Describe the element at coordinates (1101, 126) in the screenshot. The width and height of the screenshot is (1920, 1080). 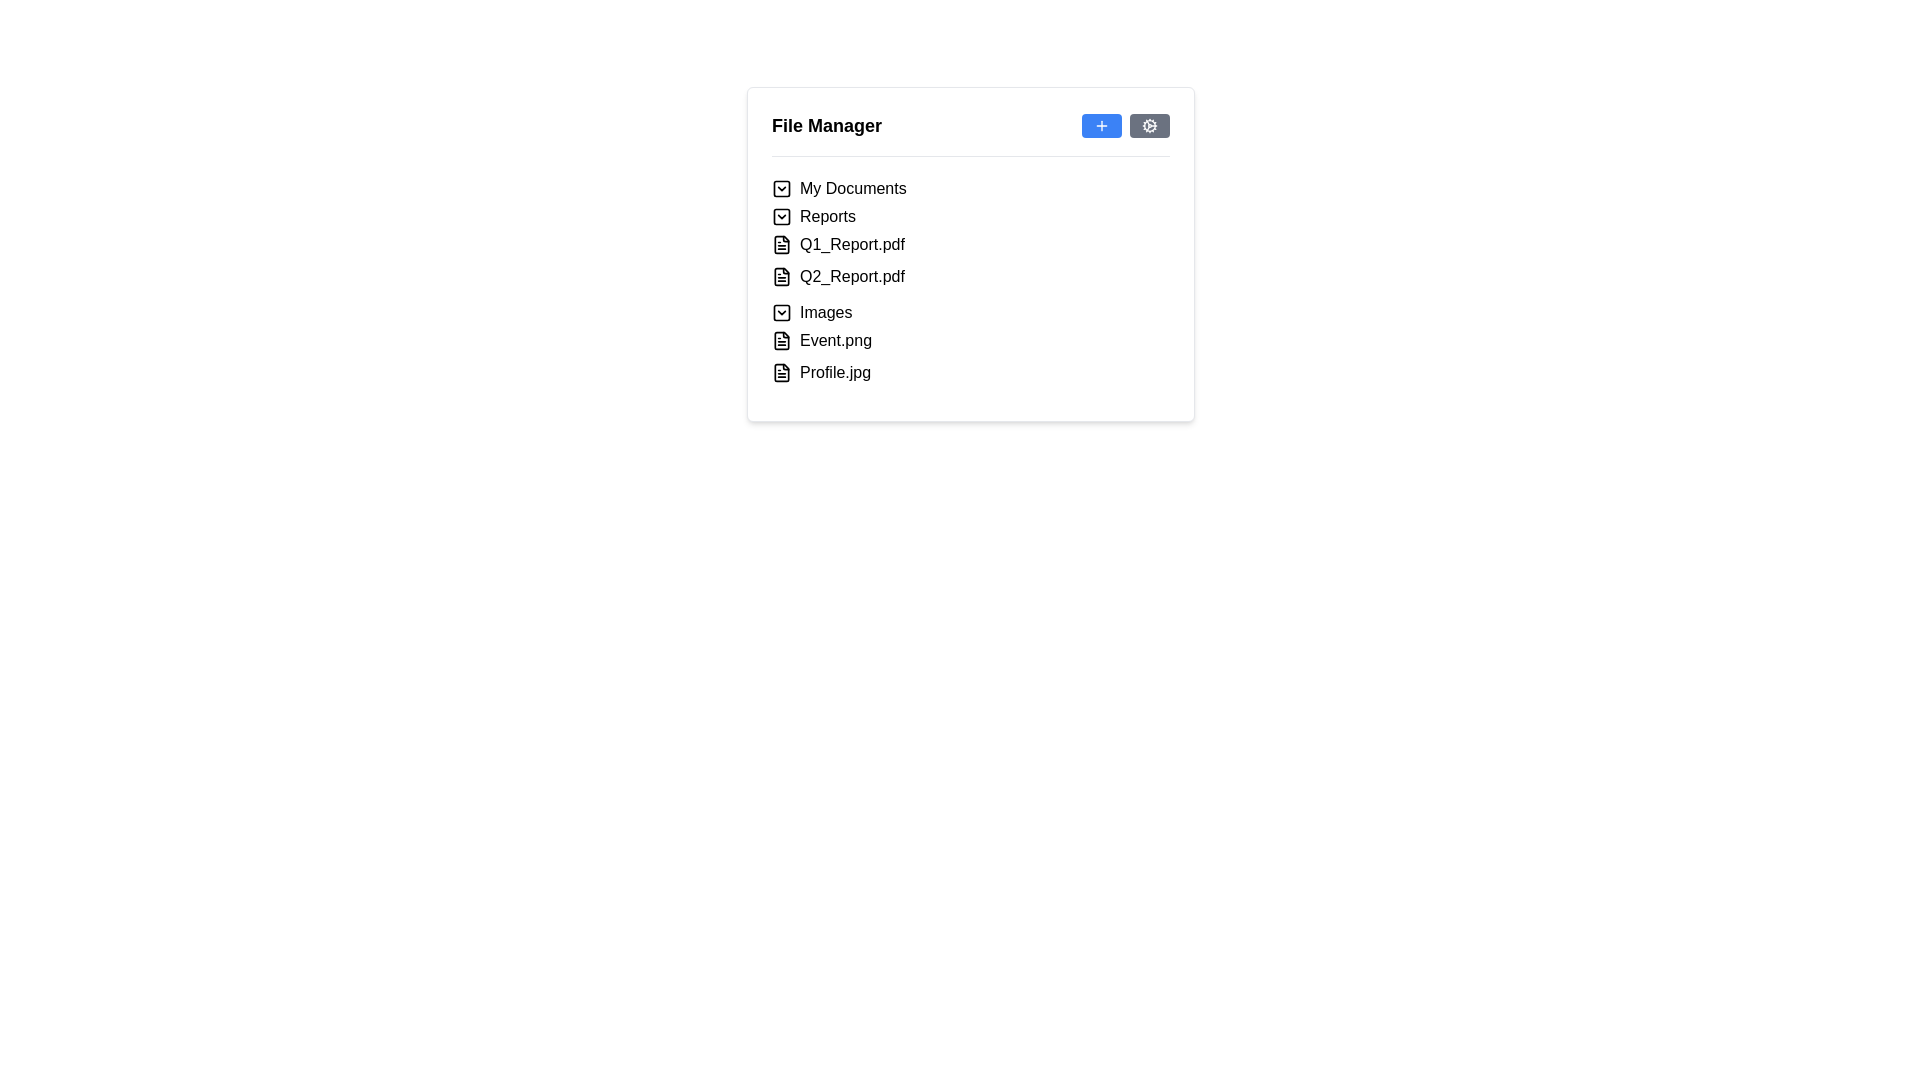
I see `the small blue rectangular button with a white plus icon located in the top right of the 'File Manager' panel` at that location.